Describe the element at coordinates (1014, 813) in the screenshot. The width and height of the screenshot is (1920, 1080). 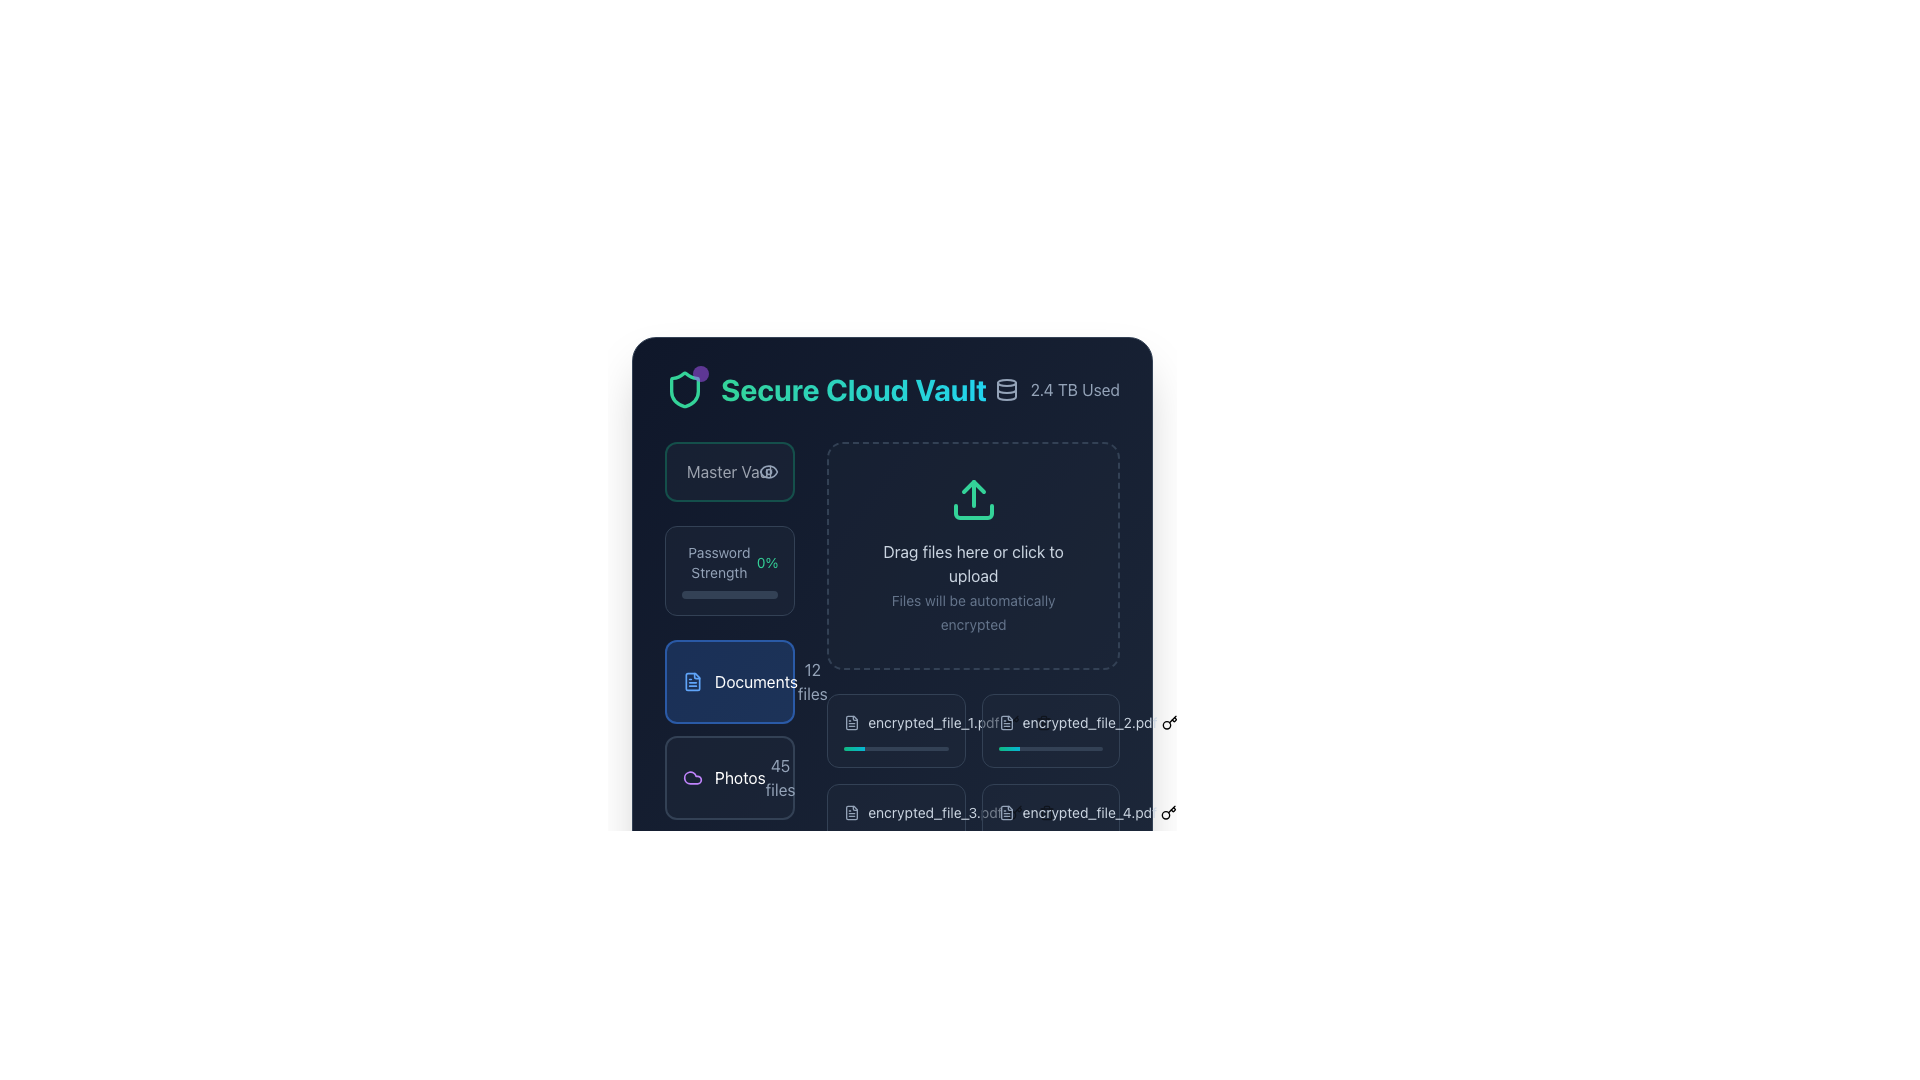
I see `the key-shaped icon indicating the encryption status for the file 'encrypted_file_4.pdf', located at the lower right corner of the file list interface in the 'Secure Cloud Vault' section` at that location.